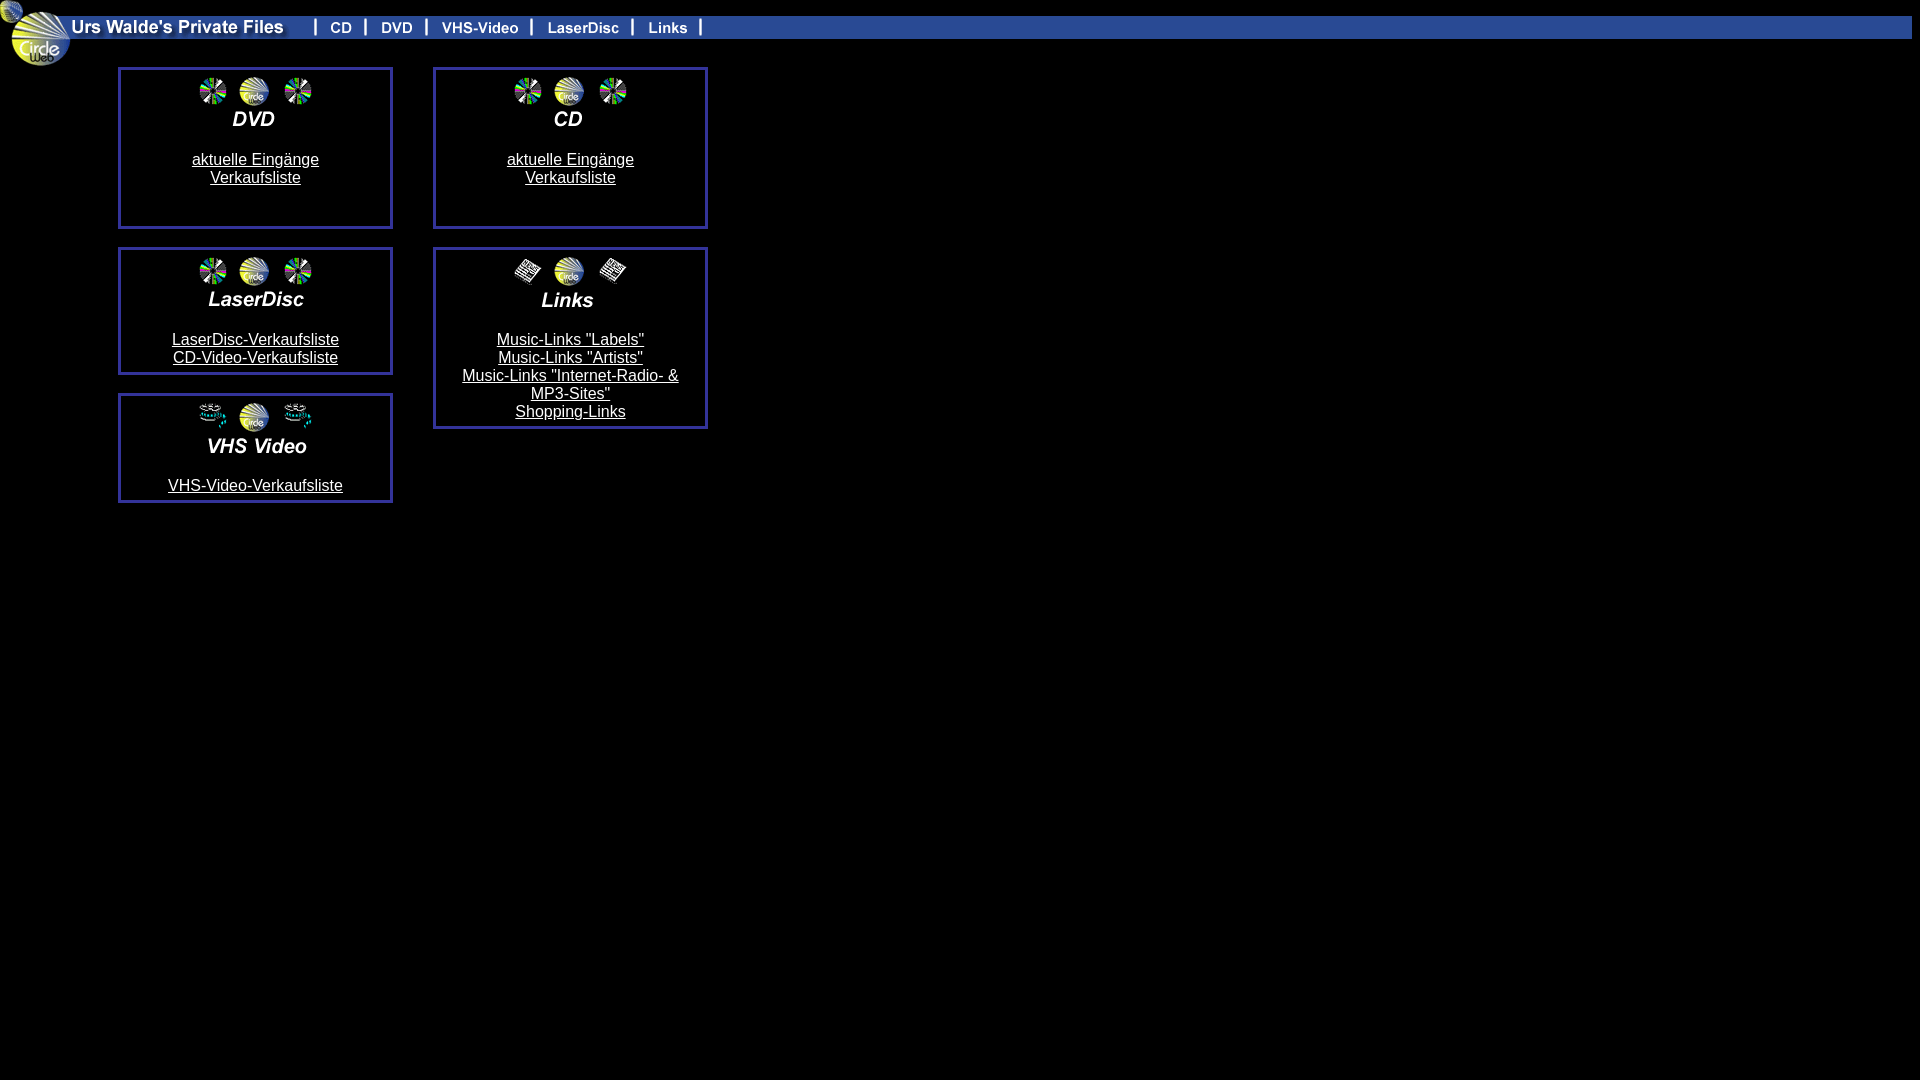  Describe the element at coordinates (569, 410) in the screenshot. I see `'Shopping-Links'` at that location.